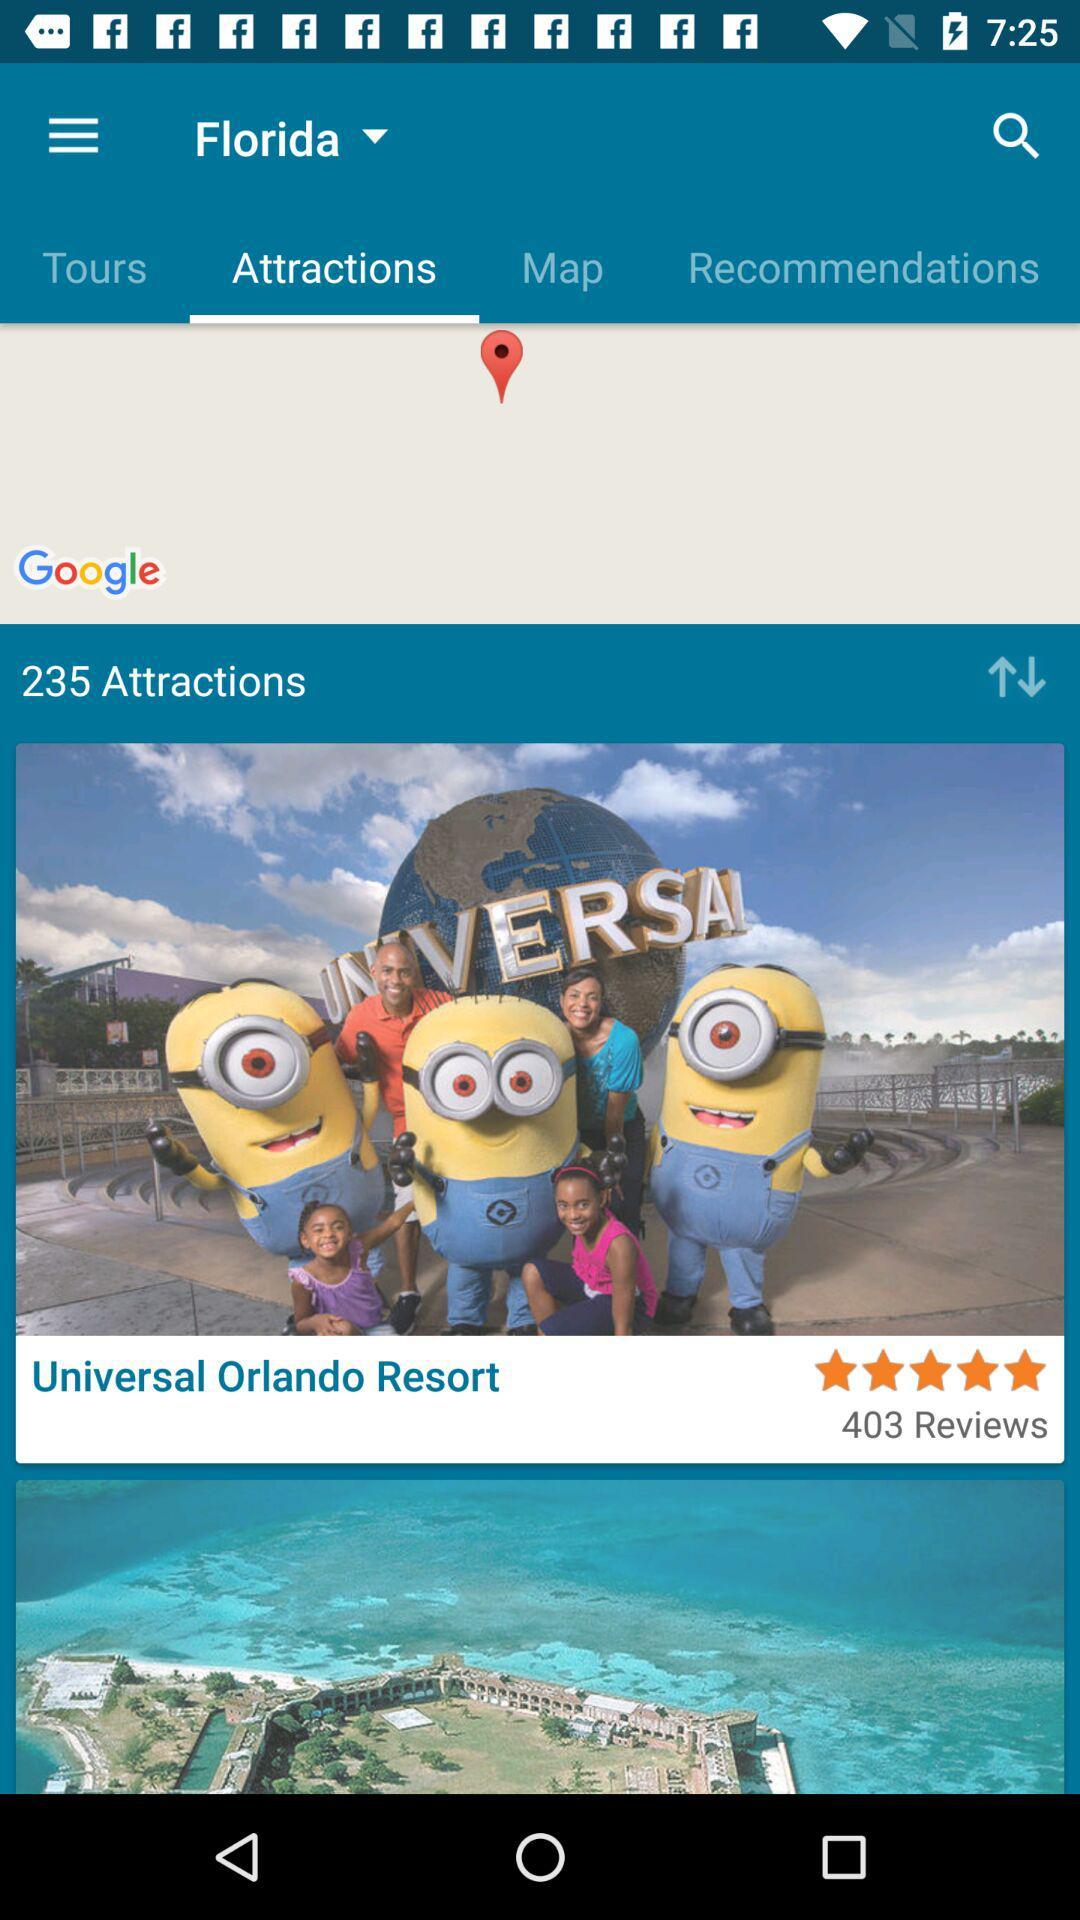  What do you see at coordinates (1011, 679) in the screenshot?
I see `go up or down` at bounding box center [1011, 679].